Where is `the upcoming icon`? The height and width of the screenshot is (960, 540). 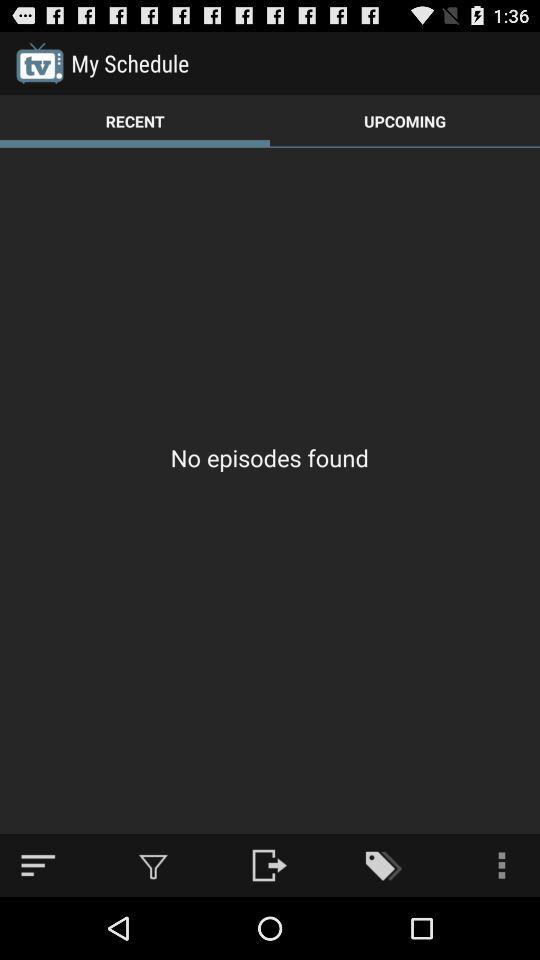
the upcoming icon is located at coordinates (405, 120).